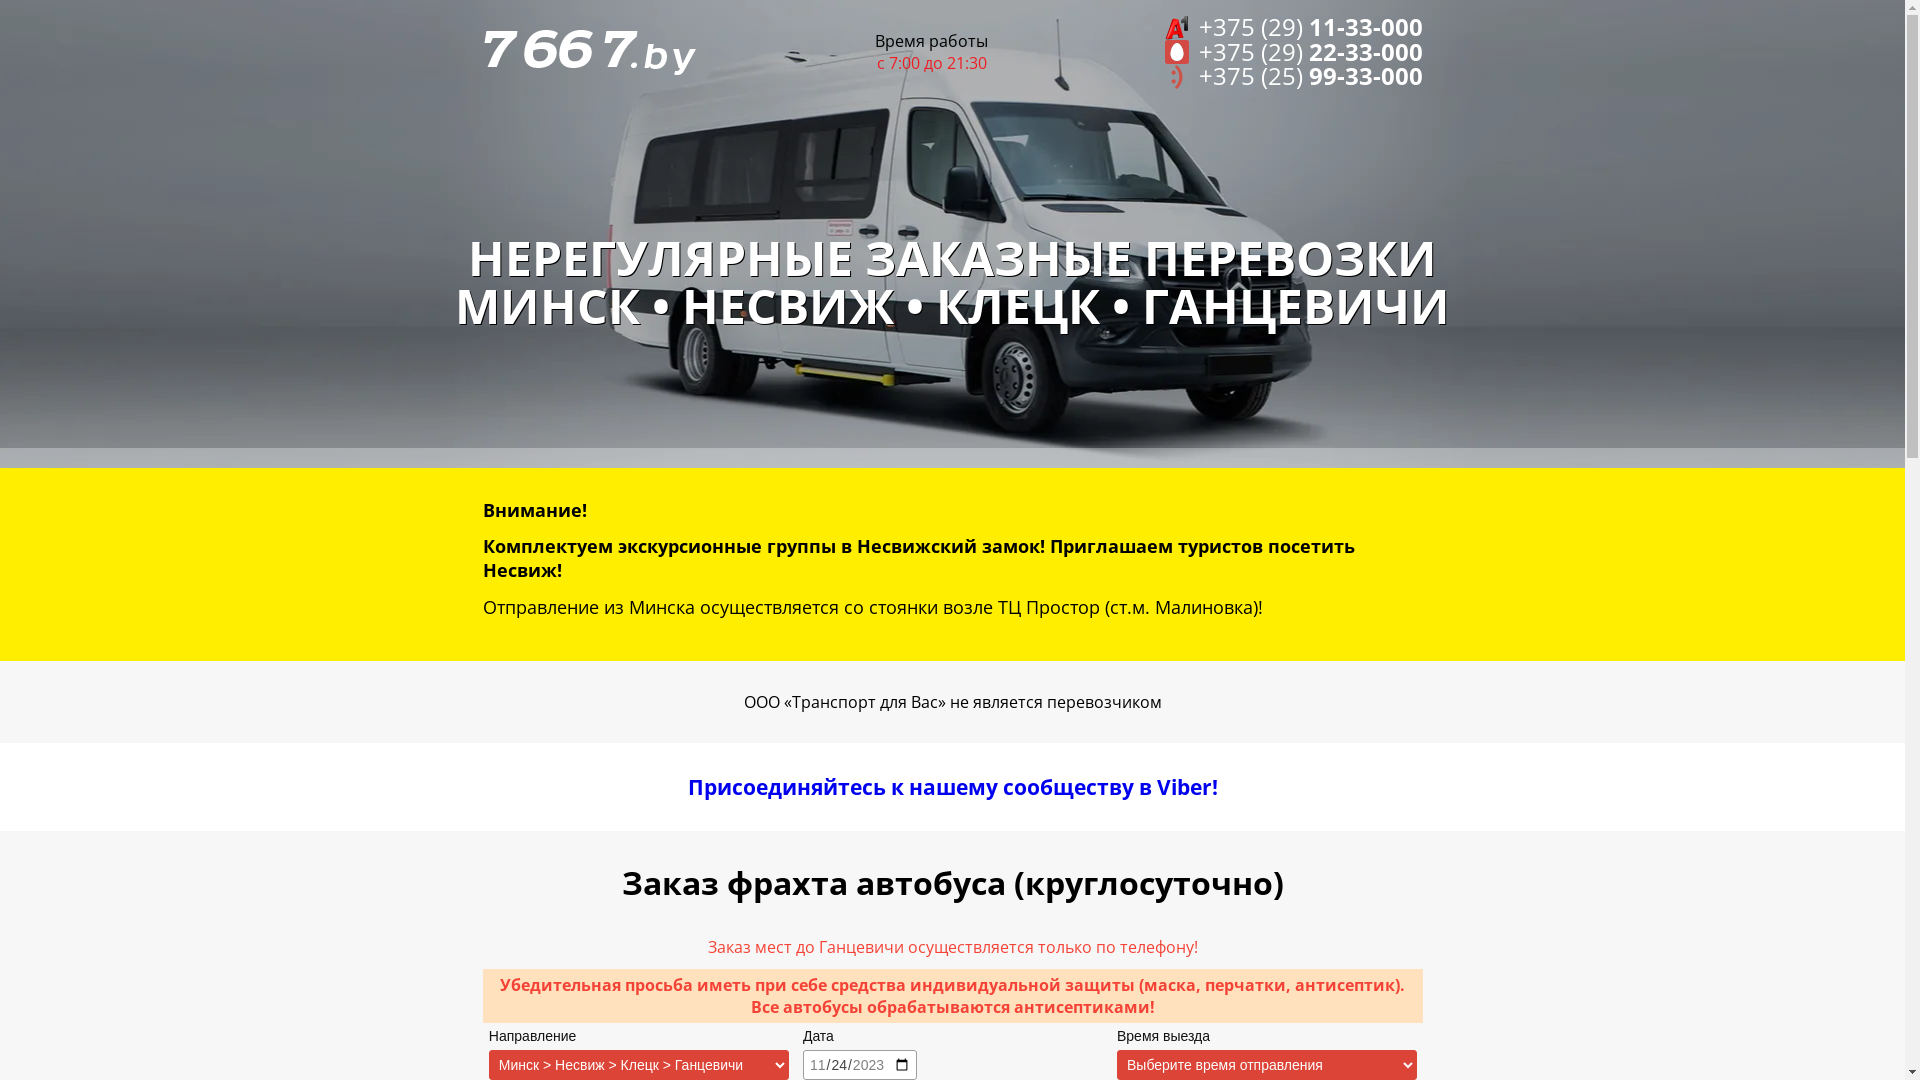  Describe the element at coordinates (1294, 51) in the screenshot. I see `'+375 (29) 22-33-000'` at that location.